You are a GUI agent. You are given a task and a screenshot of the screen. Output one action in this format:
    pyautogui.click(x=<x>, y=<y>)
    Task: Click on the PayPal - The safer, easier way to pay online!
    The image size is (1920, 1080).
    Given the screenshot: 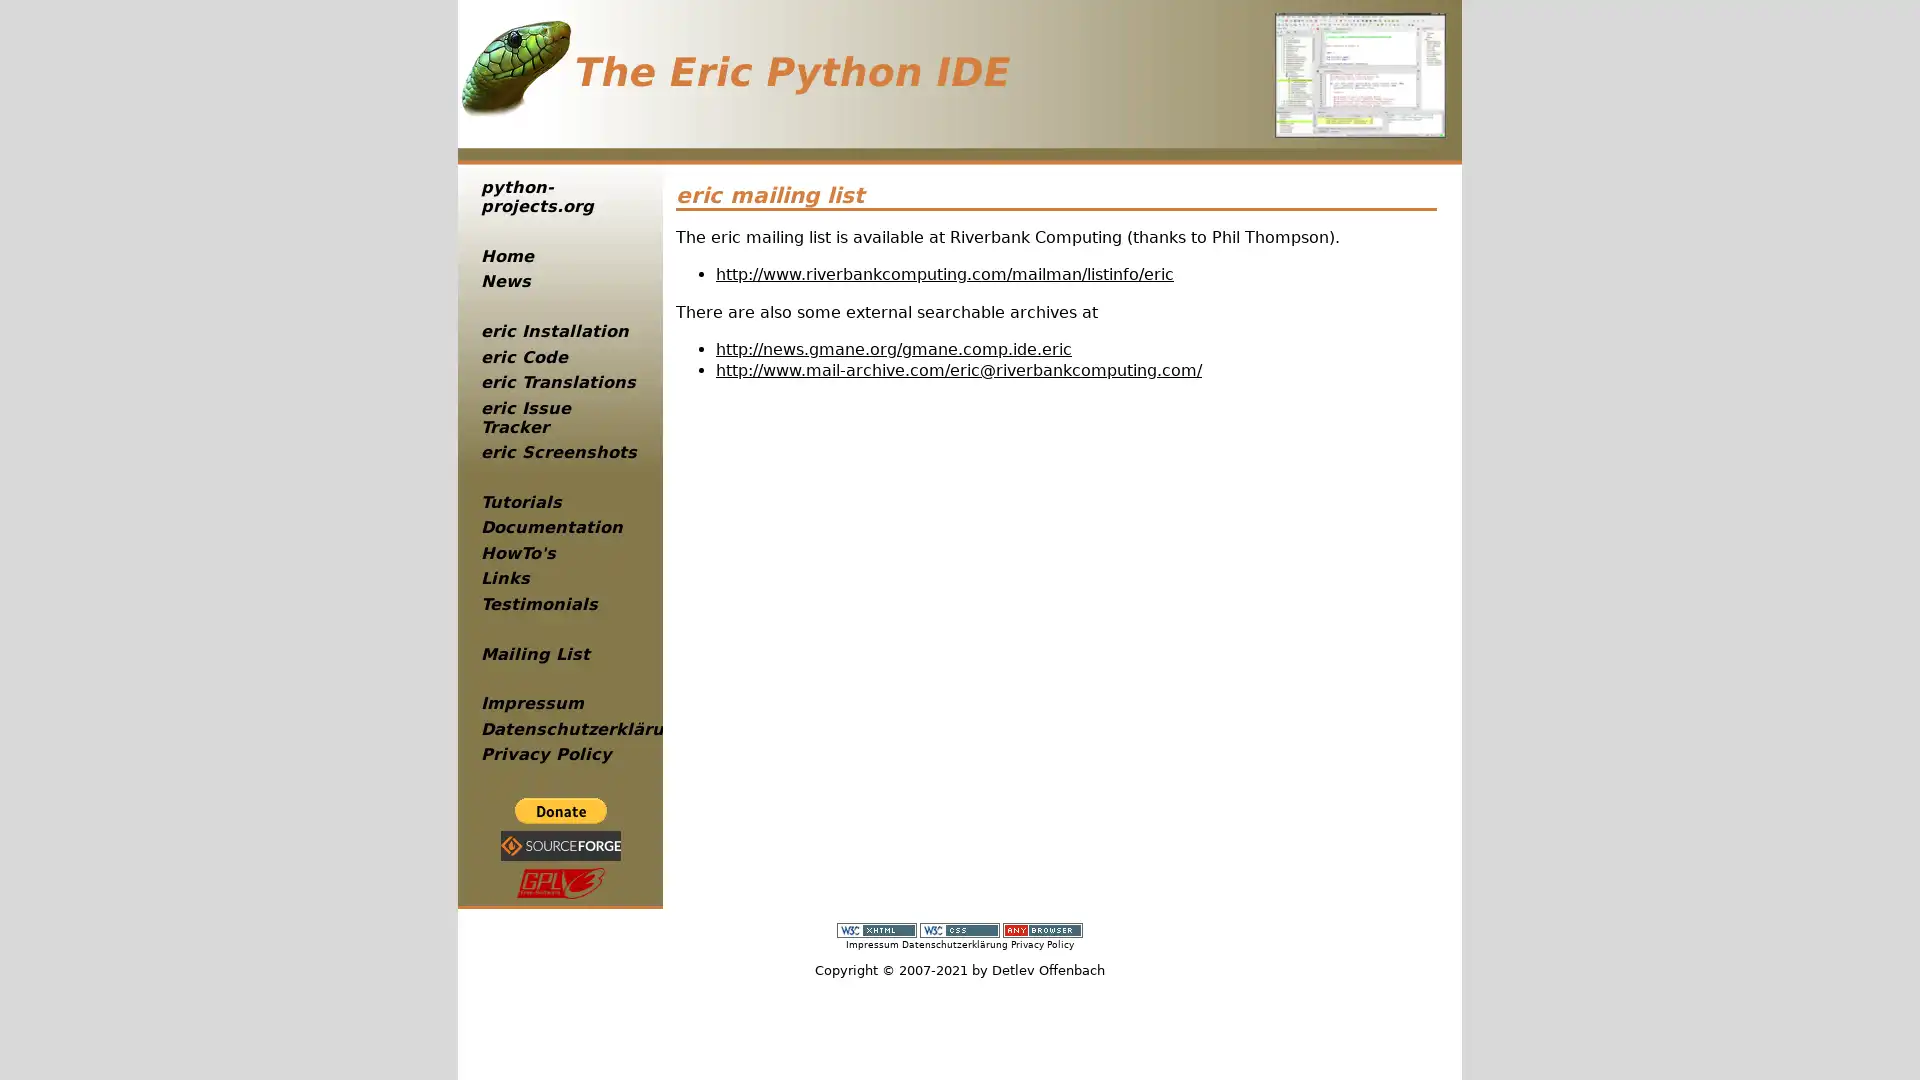 What is the action you would take?
    pyautogui.click(x=560, y=810)
    